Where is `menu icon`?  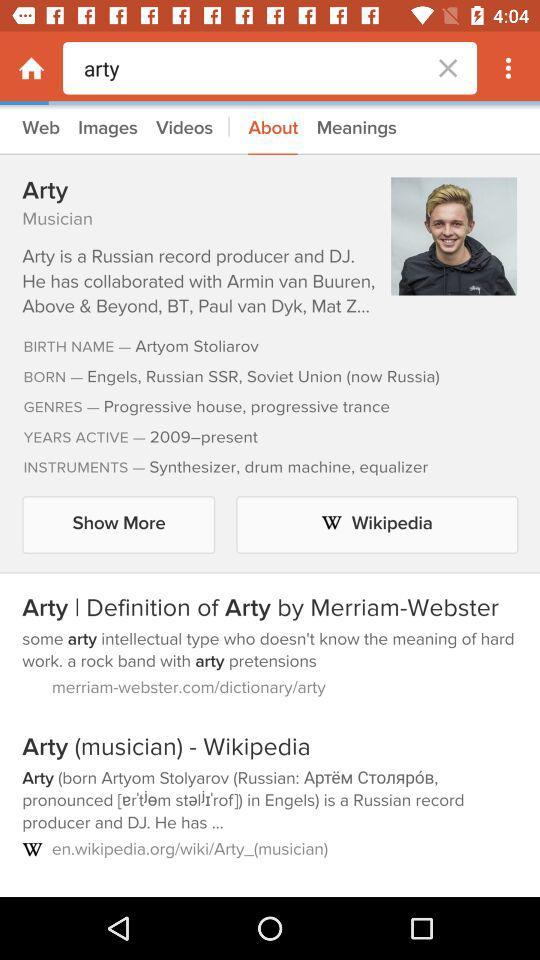 menu icon is located at coordinates (508, 68).